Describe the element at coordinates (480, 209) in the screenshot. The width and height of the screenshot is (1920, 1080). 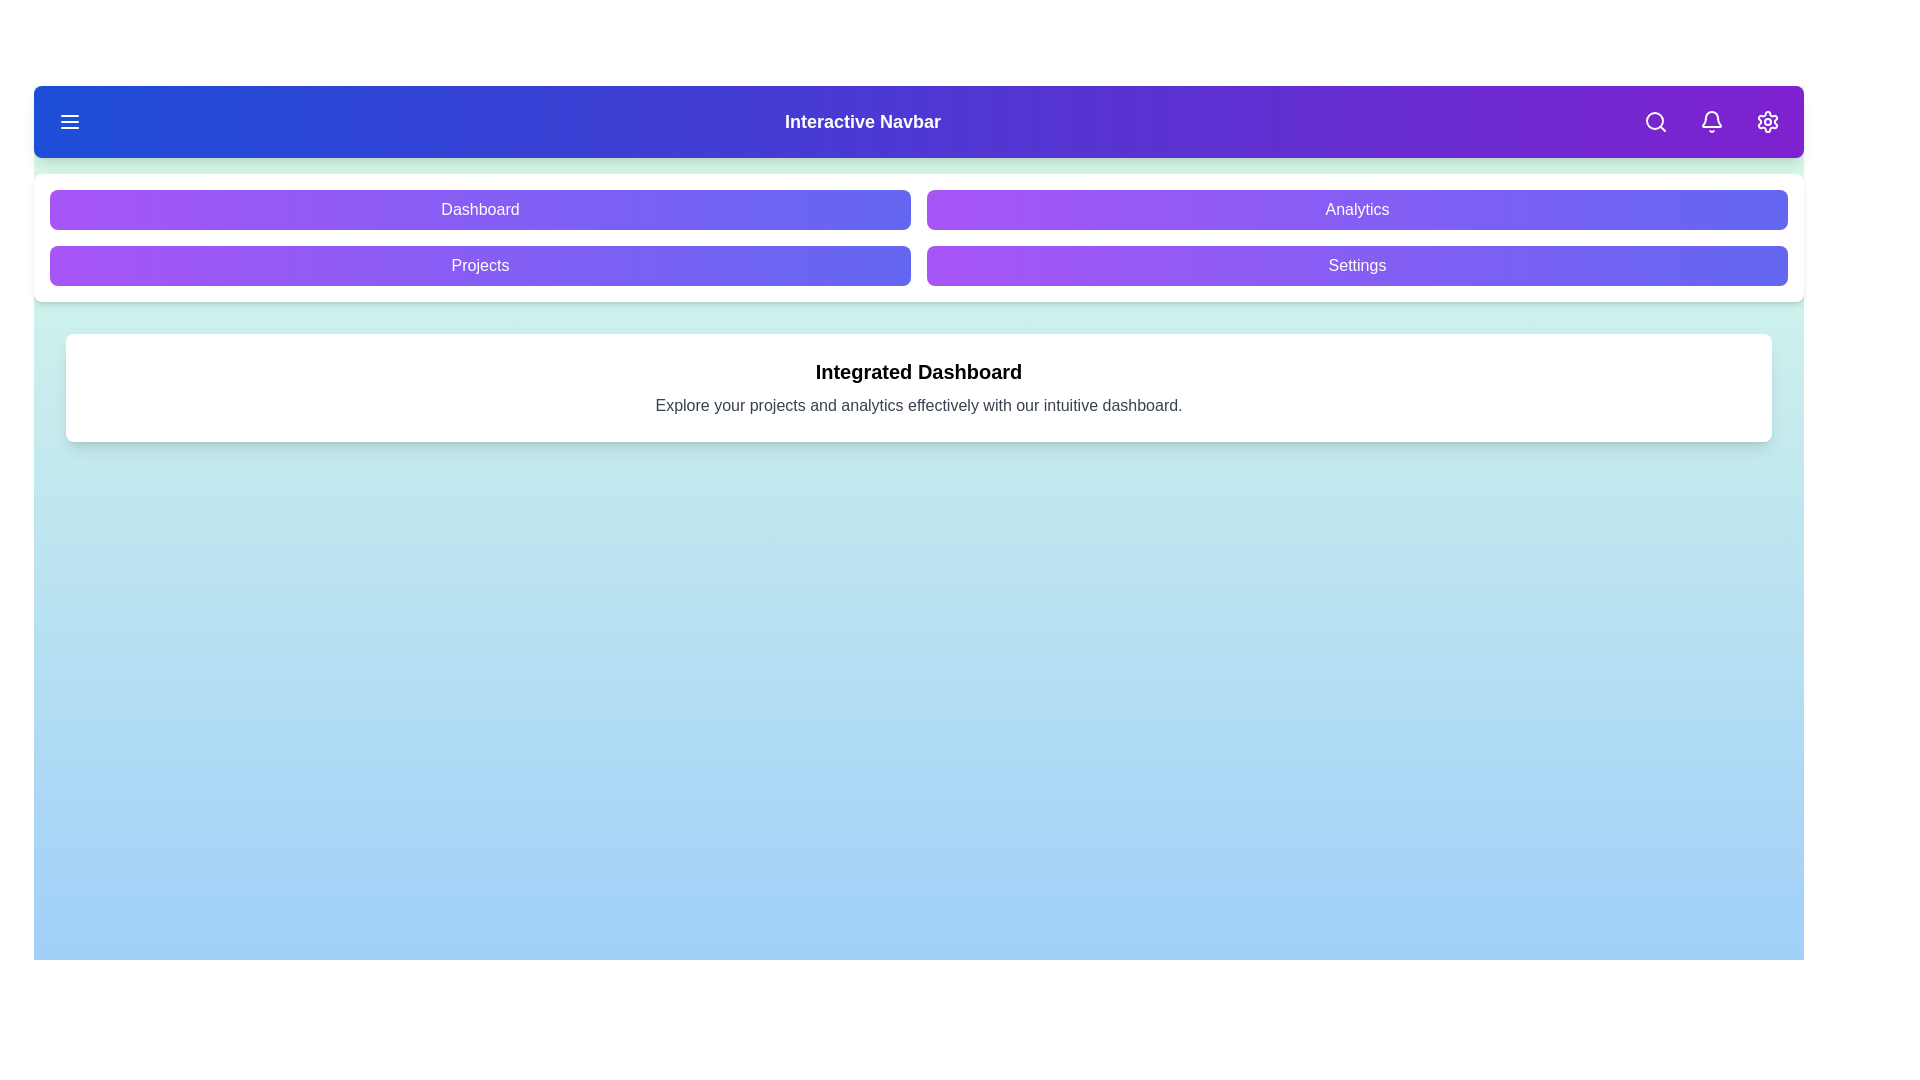
I see `the 'Dashboard' button` at that location.